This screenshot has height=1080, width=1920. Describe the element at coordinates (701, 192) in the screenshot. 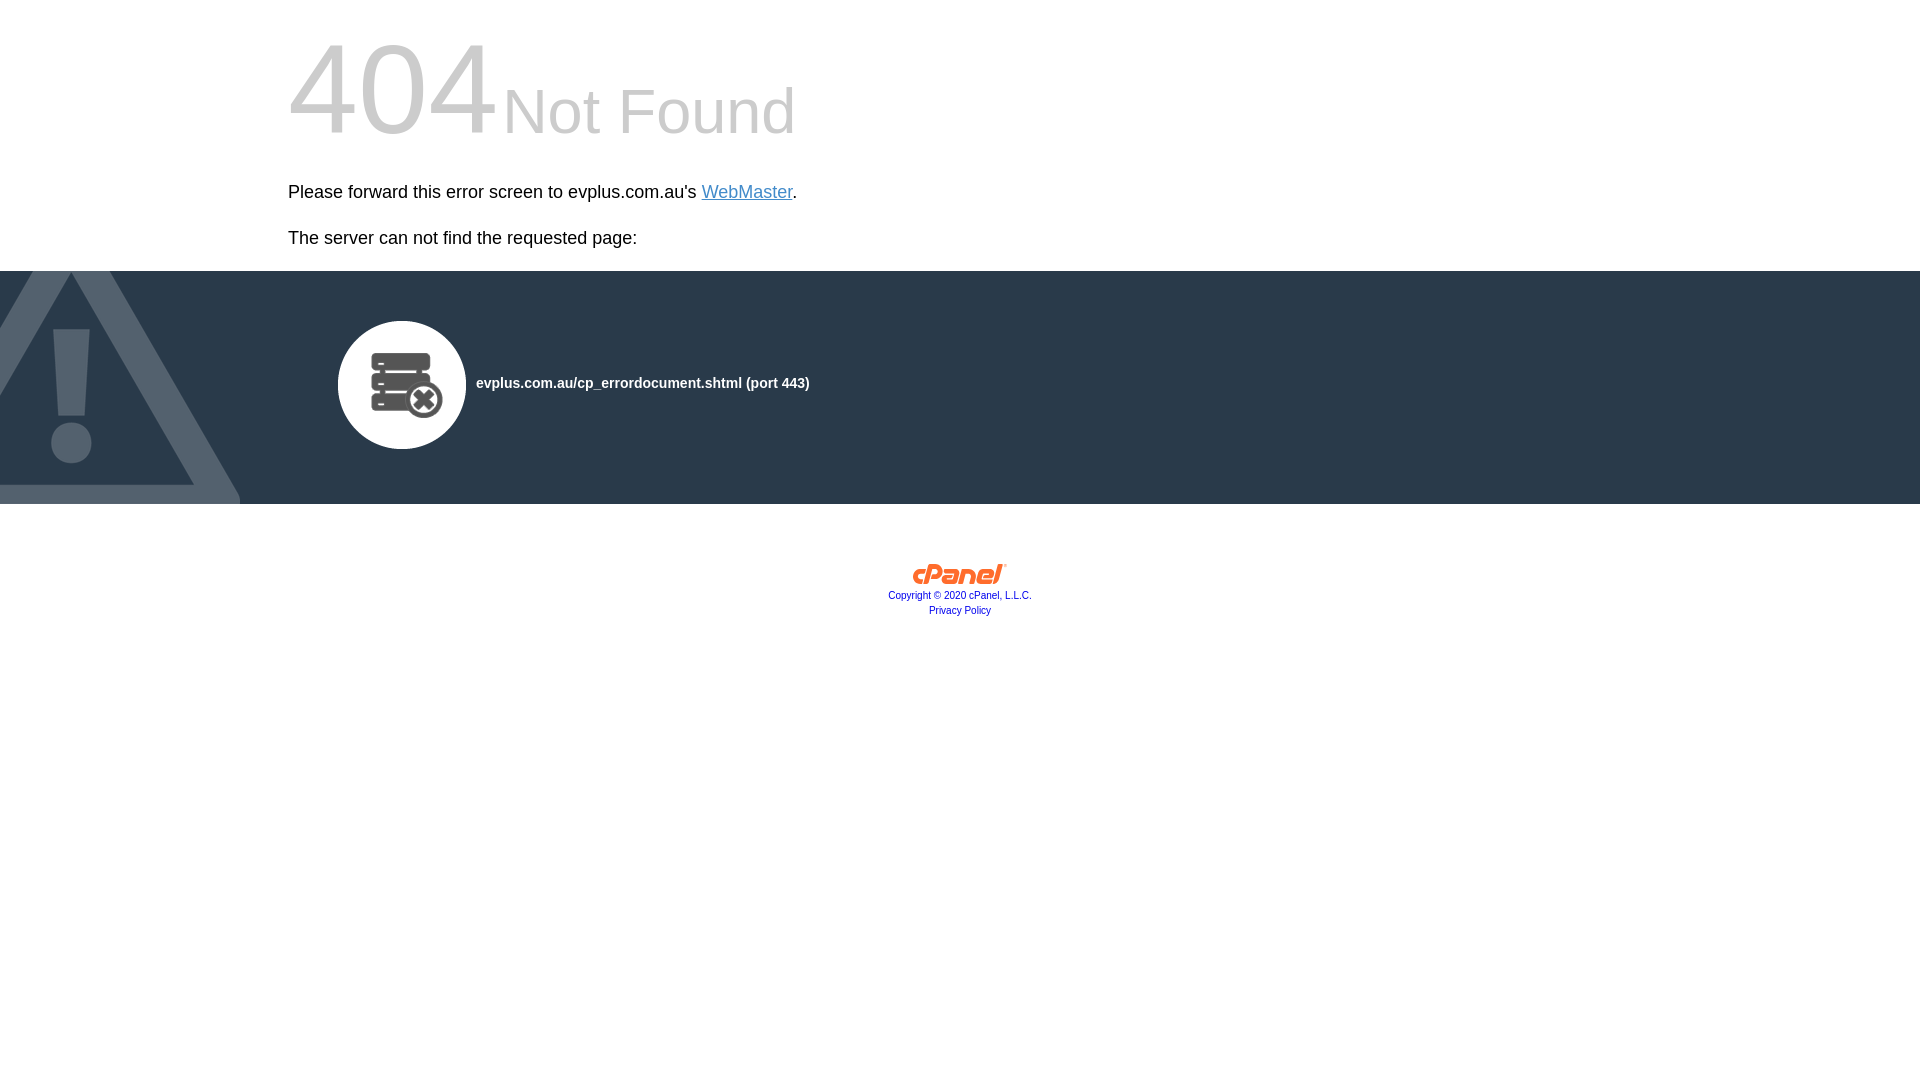

I see `'WebMaster'` at that location.